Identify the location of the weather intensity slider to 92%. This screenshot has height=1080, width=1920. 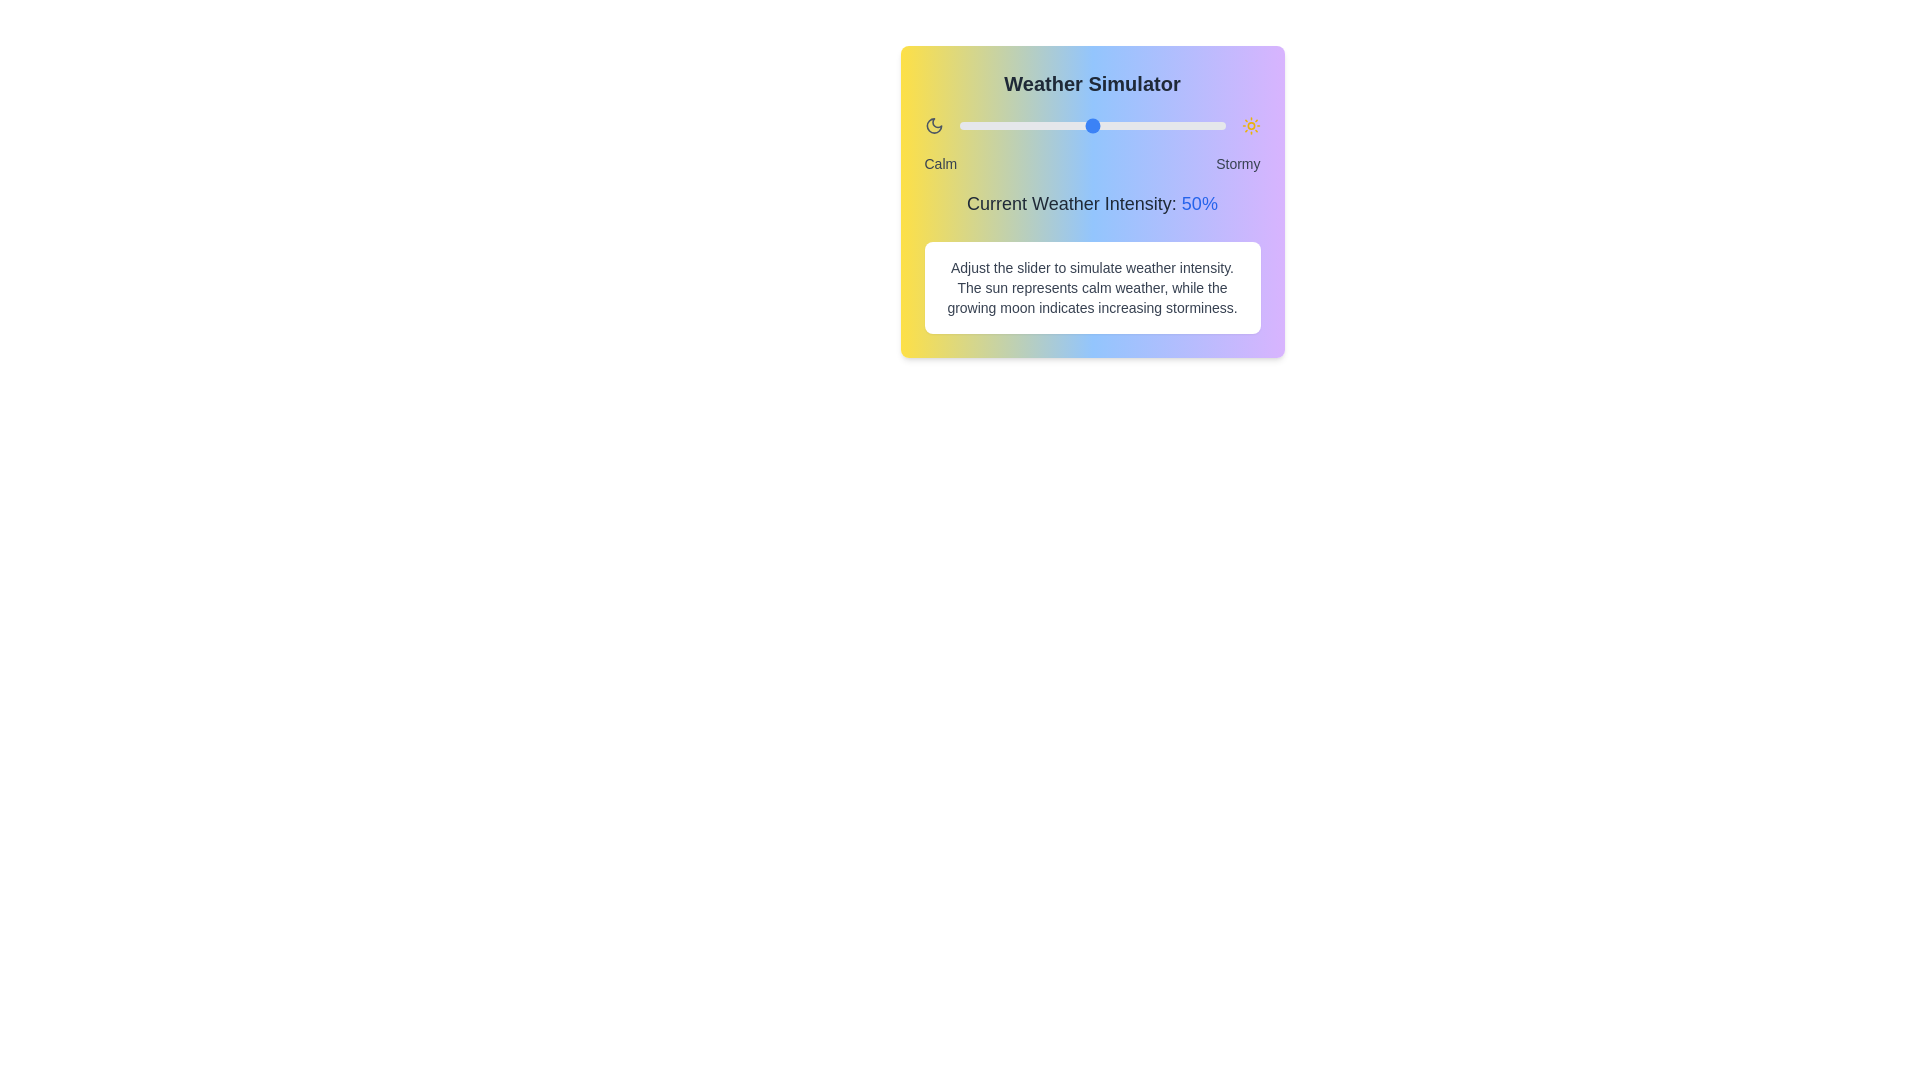
(1203, 126).